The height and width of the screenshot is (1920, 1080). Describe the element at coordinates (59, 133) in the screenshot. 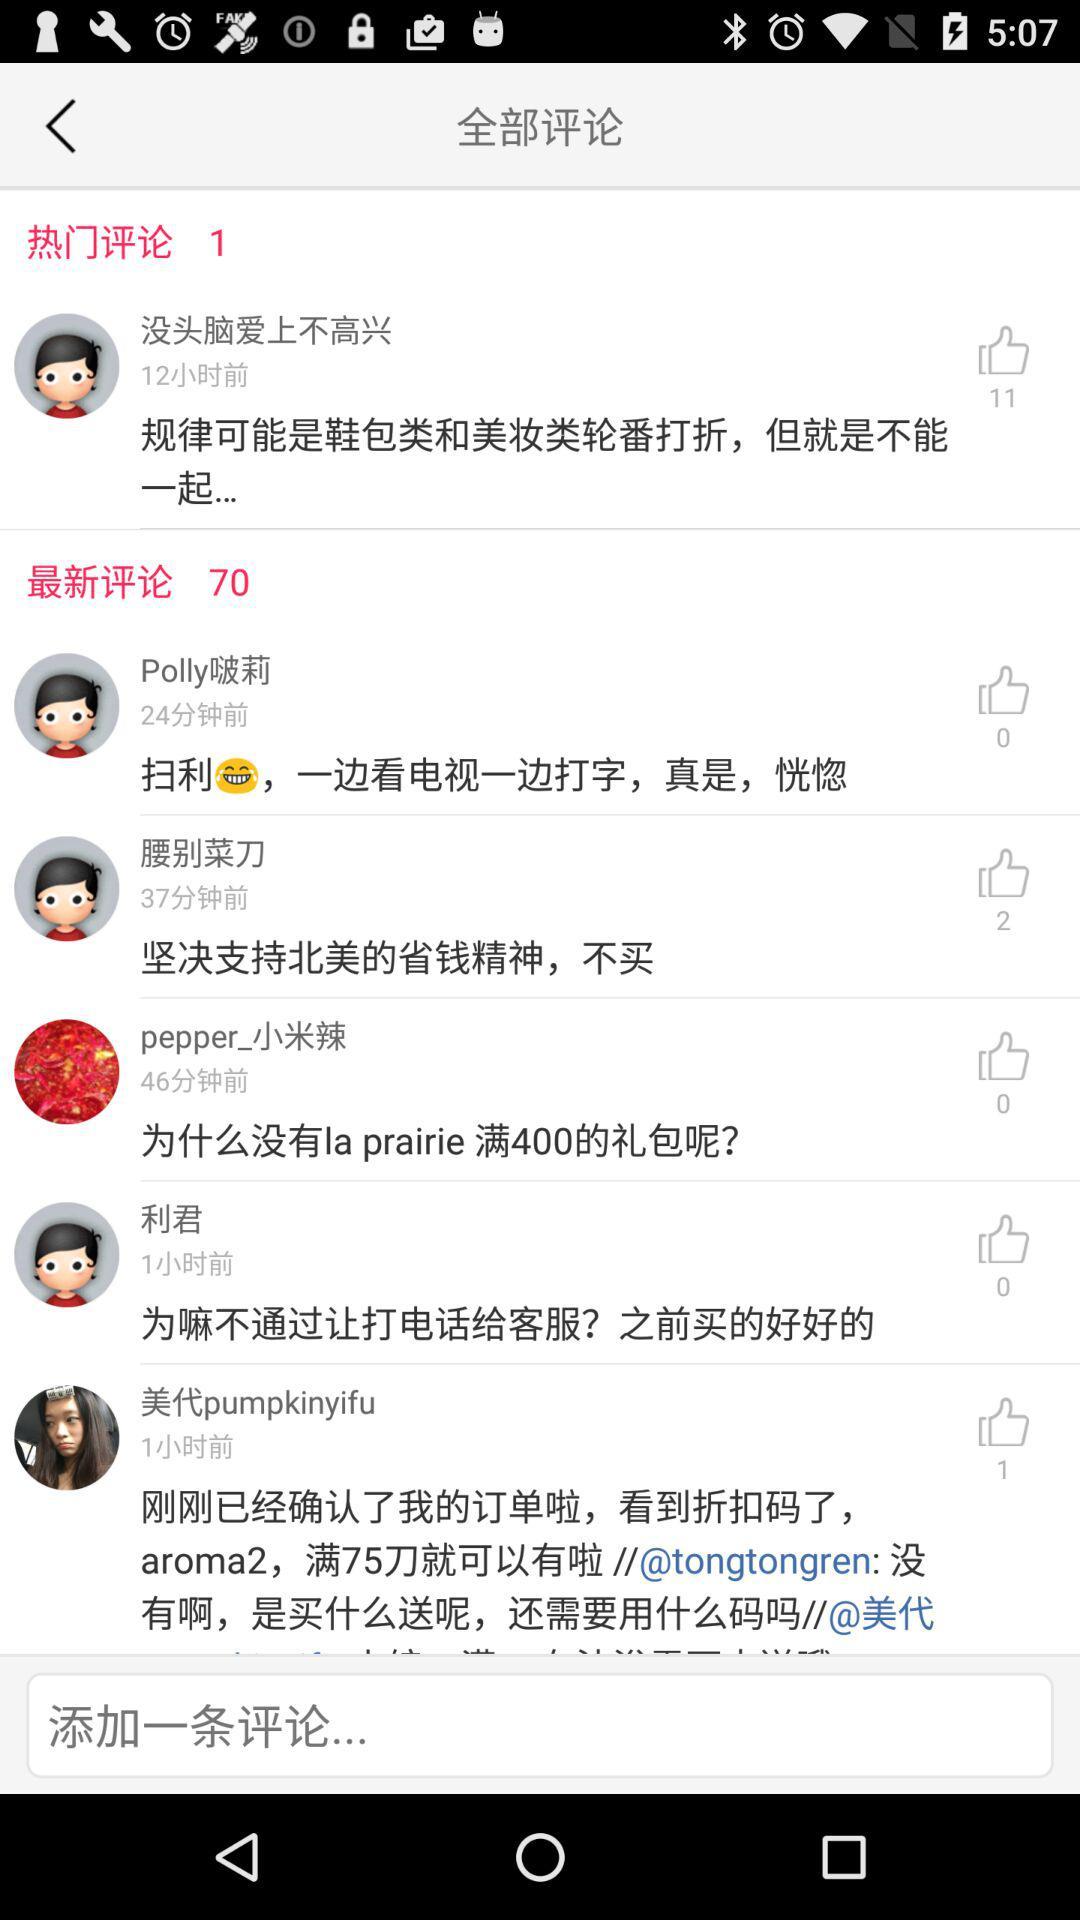

I see `the arrow_backward icon` at that location.